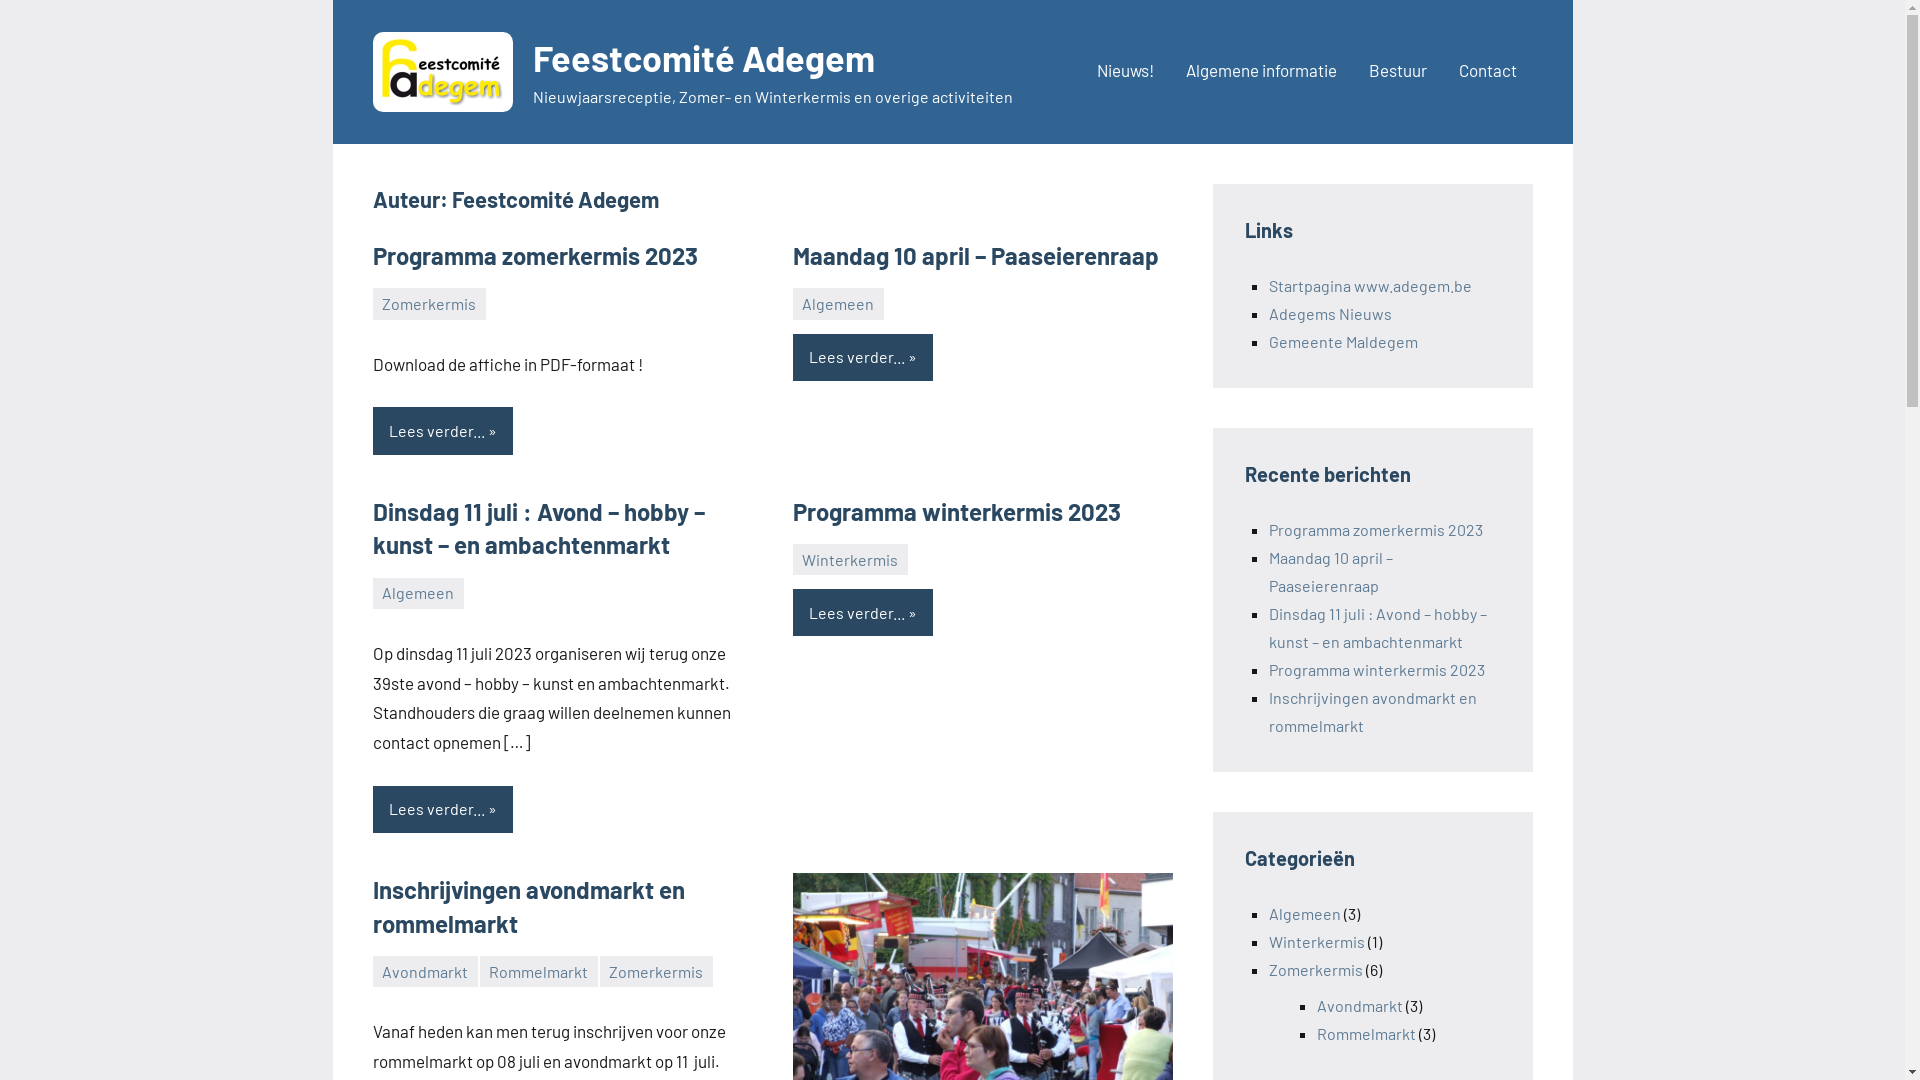  What do you see at coordinates (791, 356) in the screenshot?
I see `'Lees verder...'` at bounding box center [791, 356].